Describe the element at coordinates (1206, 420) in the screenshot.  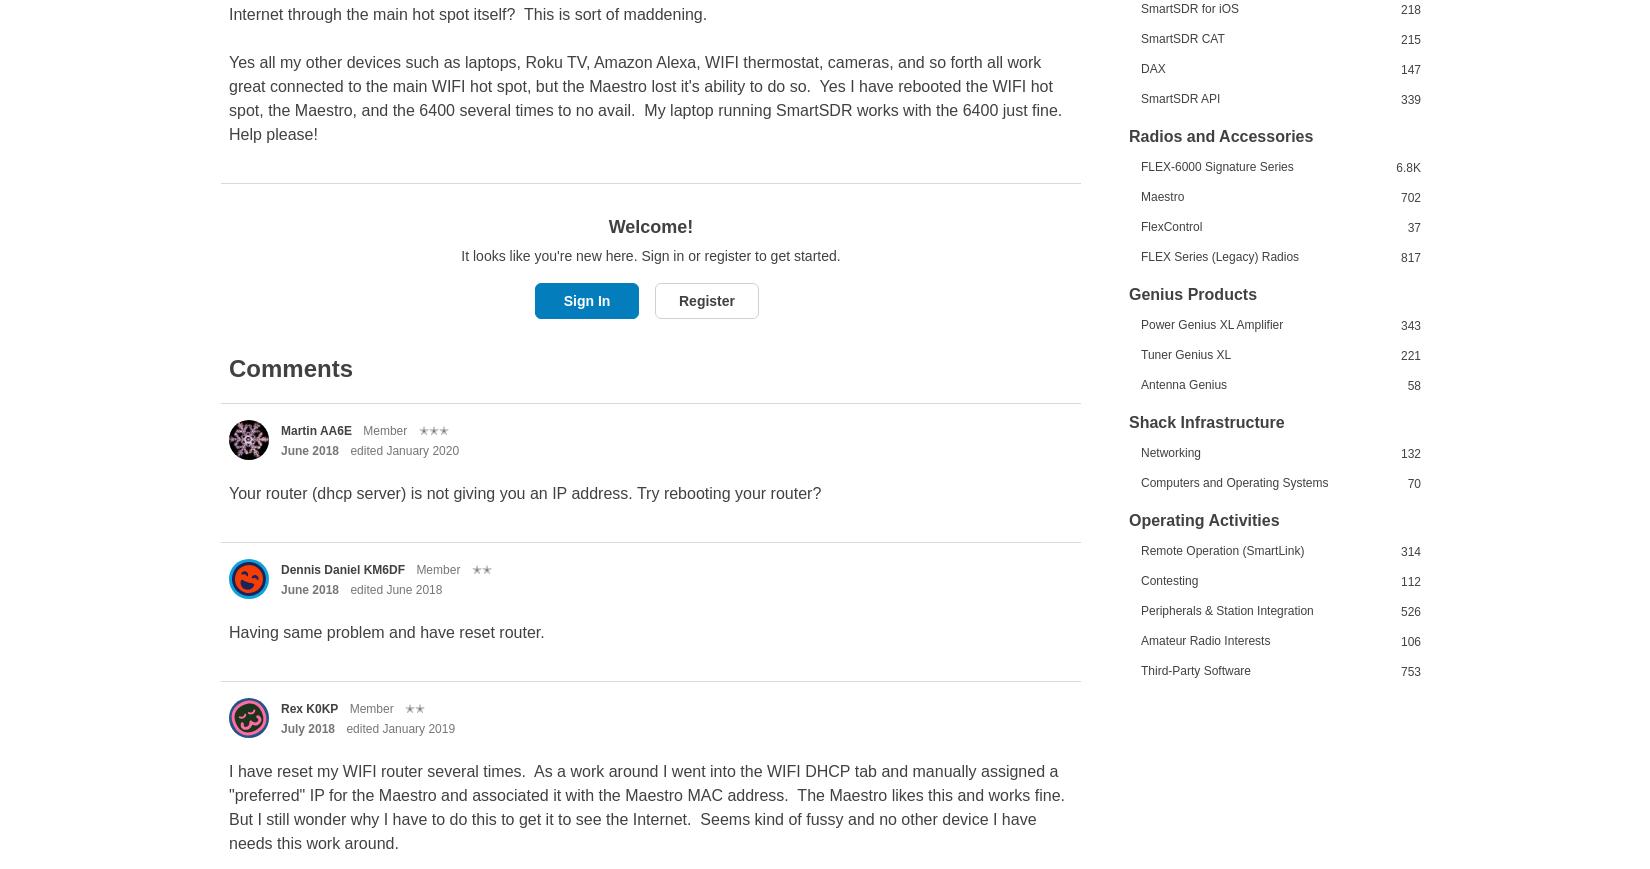
I see `'Shack Infrastructure'` at that location.